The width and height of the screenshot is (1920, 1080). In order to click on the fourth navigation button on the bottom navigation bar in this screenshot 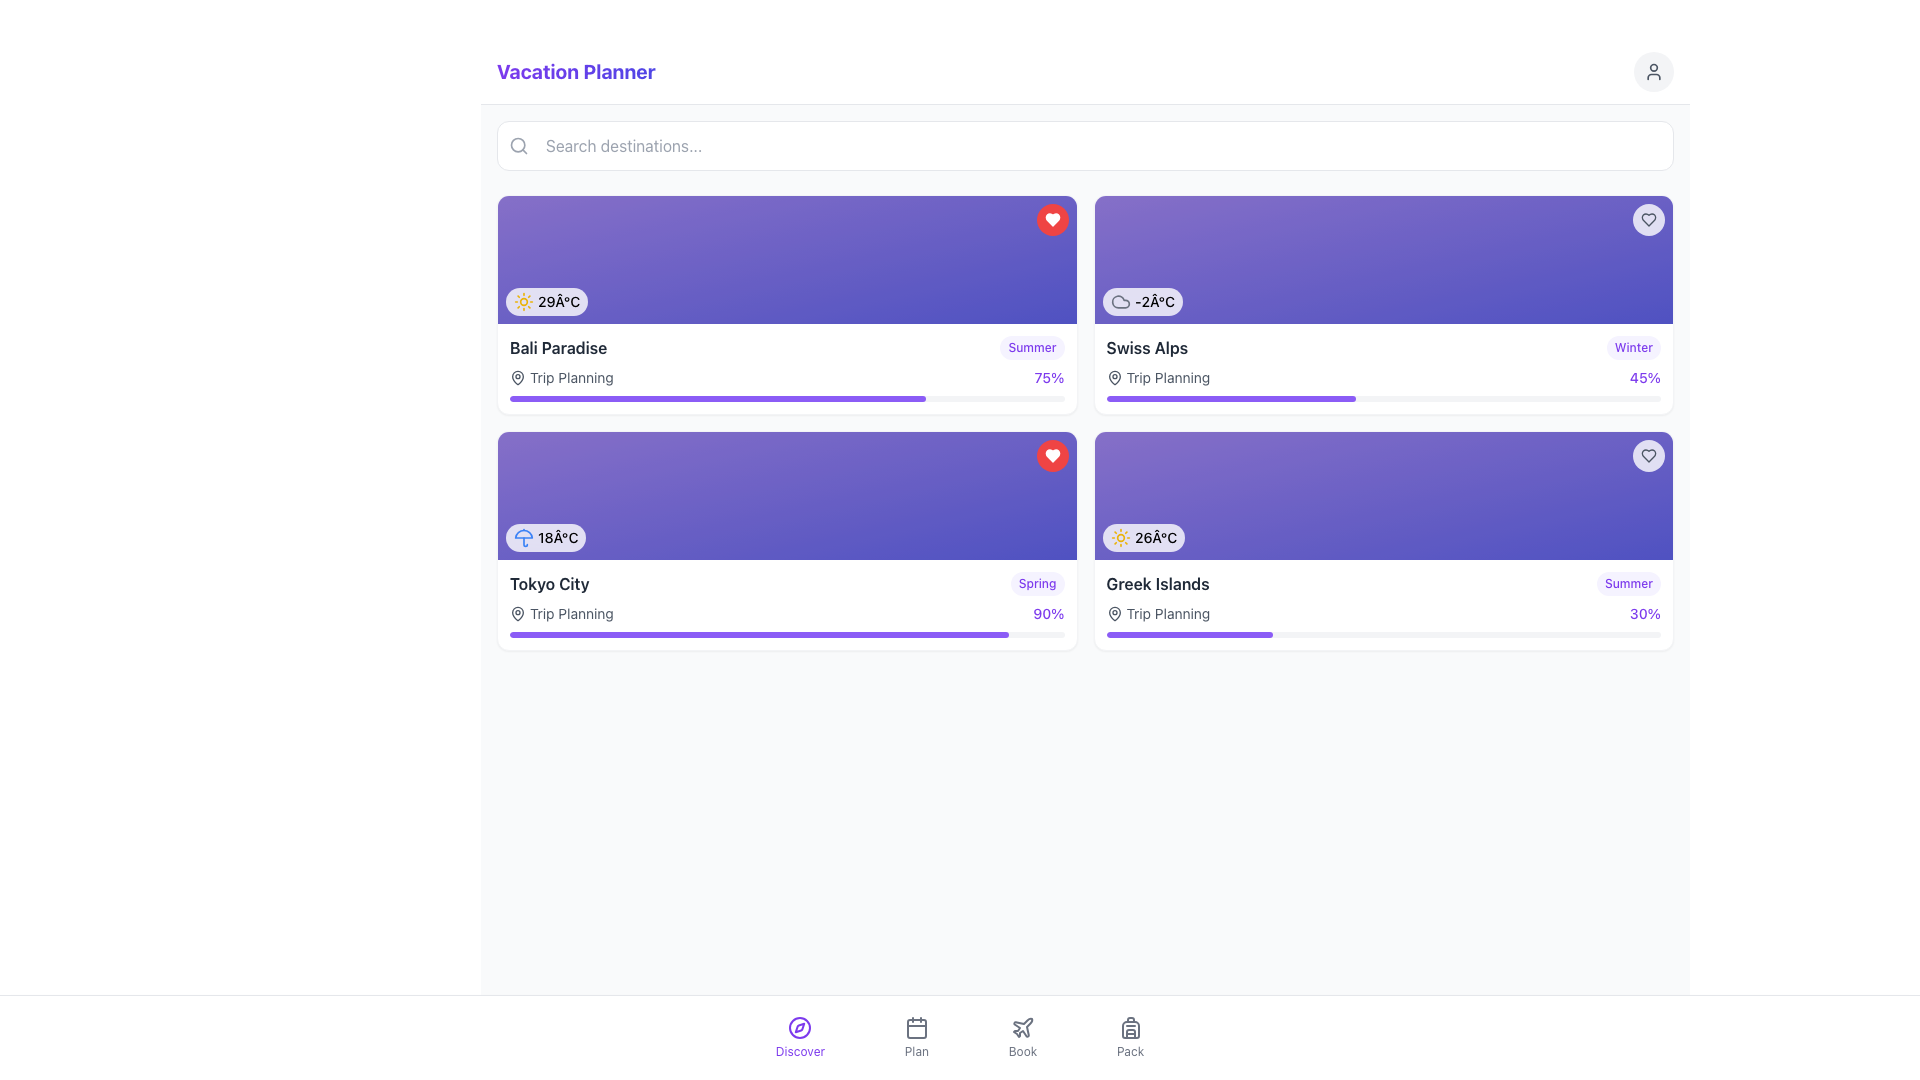, I will do `click(1130, 1036)`.